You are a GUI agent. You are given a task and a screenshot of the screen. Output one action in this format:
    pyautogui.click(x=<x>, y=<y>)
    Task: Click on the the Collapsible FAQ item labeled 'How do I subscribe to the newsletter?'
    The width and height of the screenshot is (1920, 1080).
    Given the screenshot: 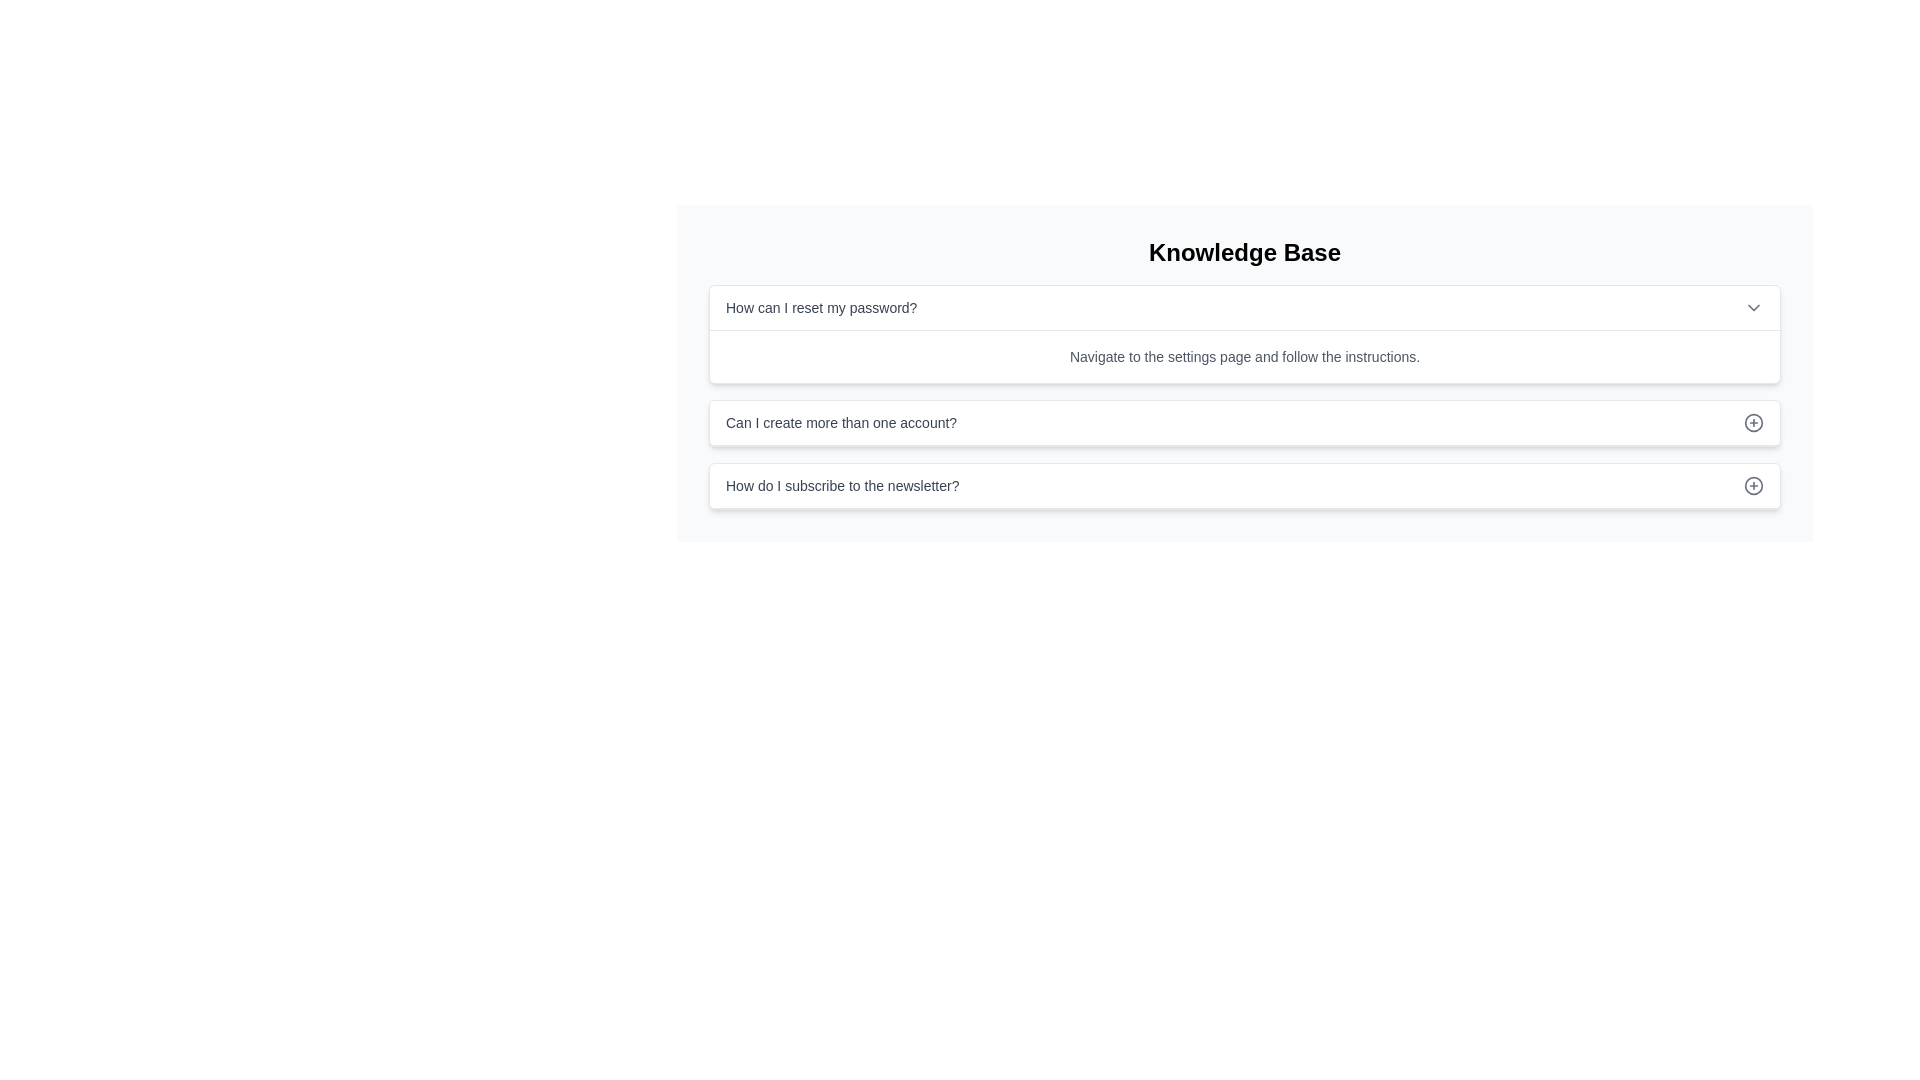 What is the action you would take?
    pyautogui.click(x=1243, y=486)
    